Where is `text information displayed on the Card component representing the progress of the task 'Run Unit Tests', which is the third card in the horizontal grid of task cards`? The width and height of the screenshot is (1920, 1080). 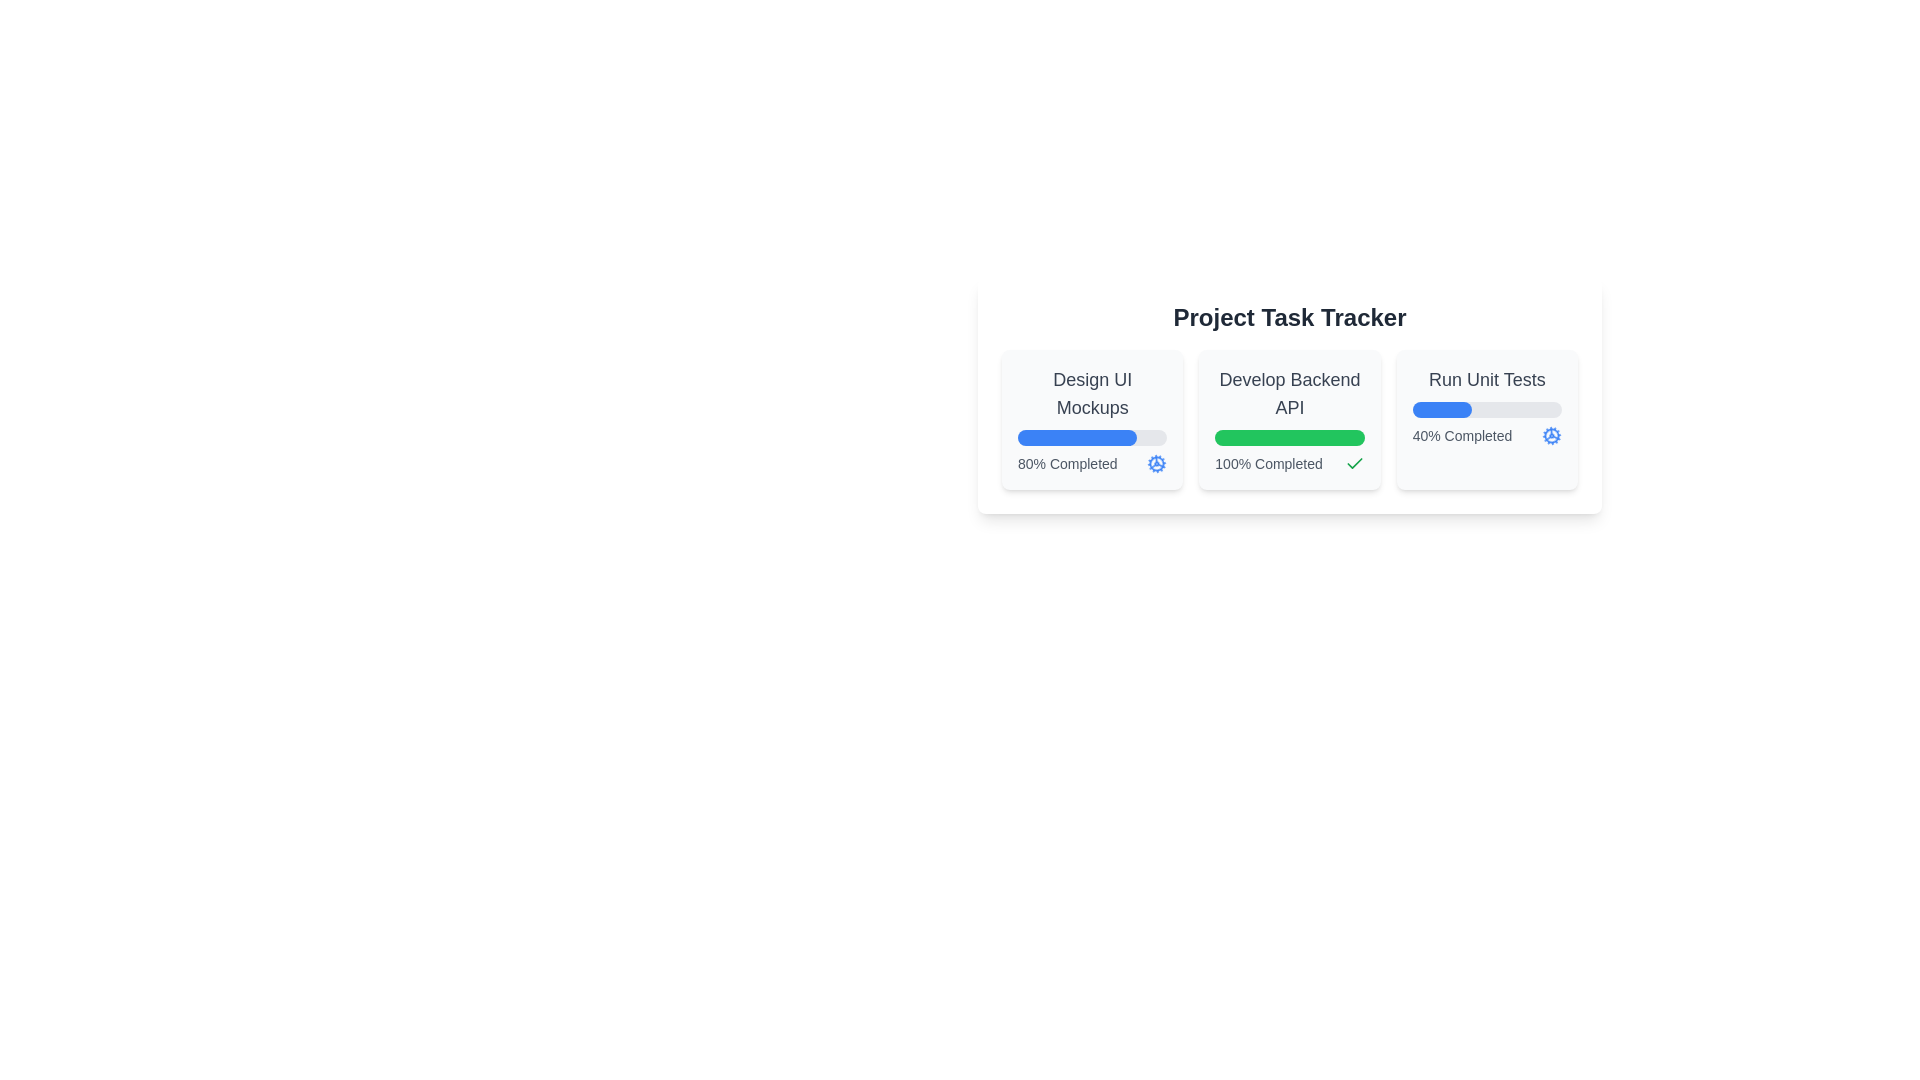 text information displayed on the Card component representing the progress of the task 'Run Unit Tests', which is the third card in the horizontal grid of task cards is located at coordinates (1487, 419).